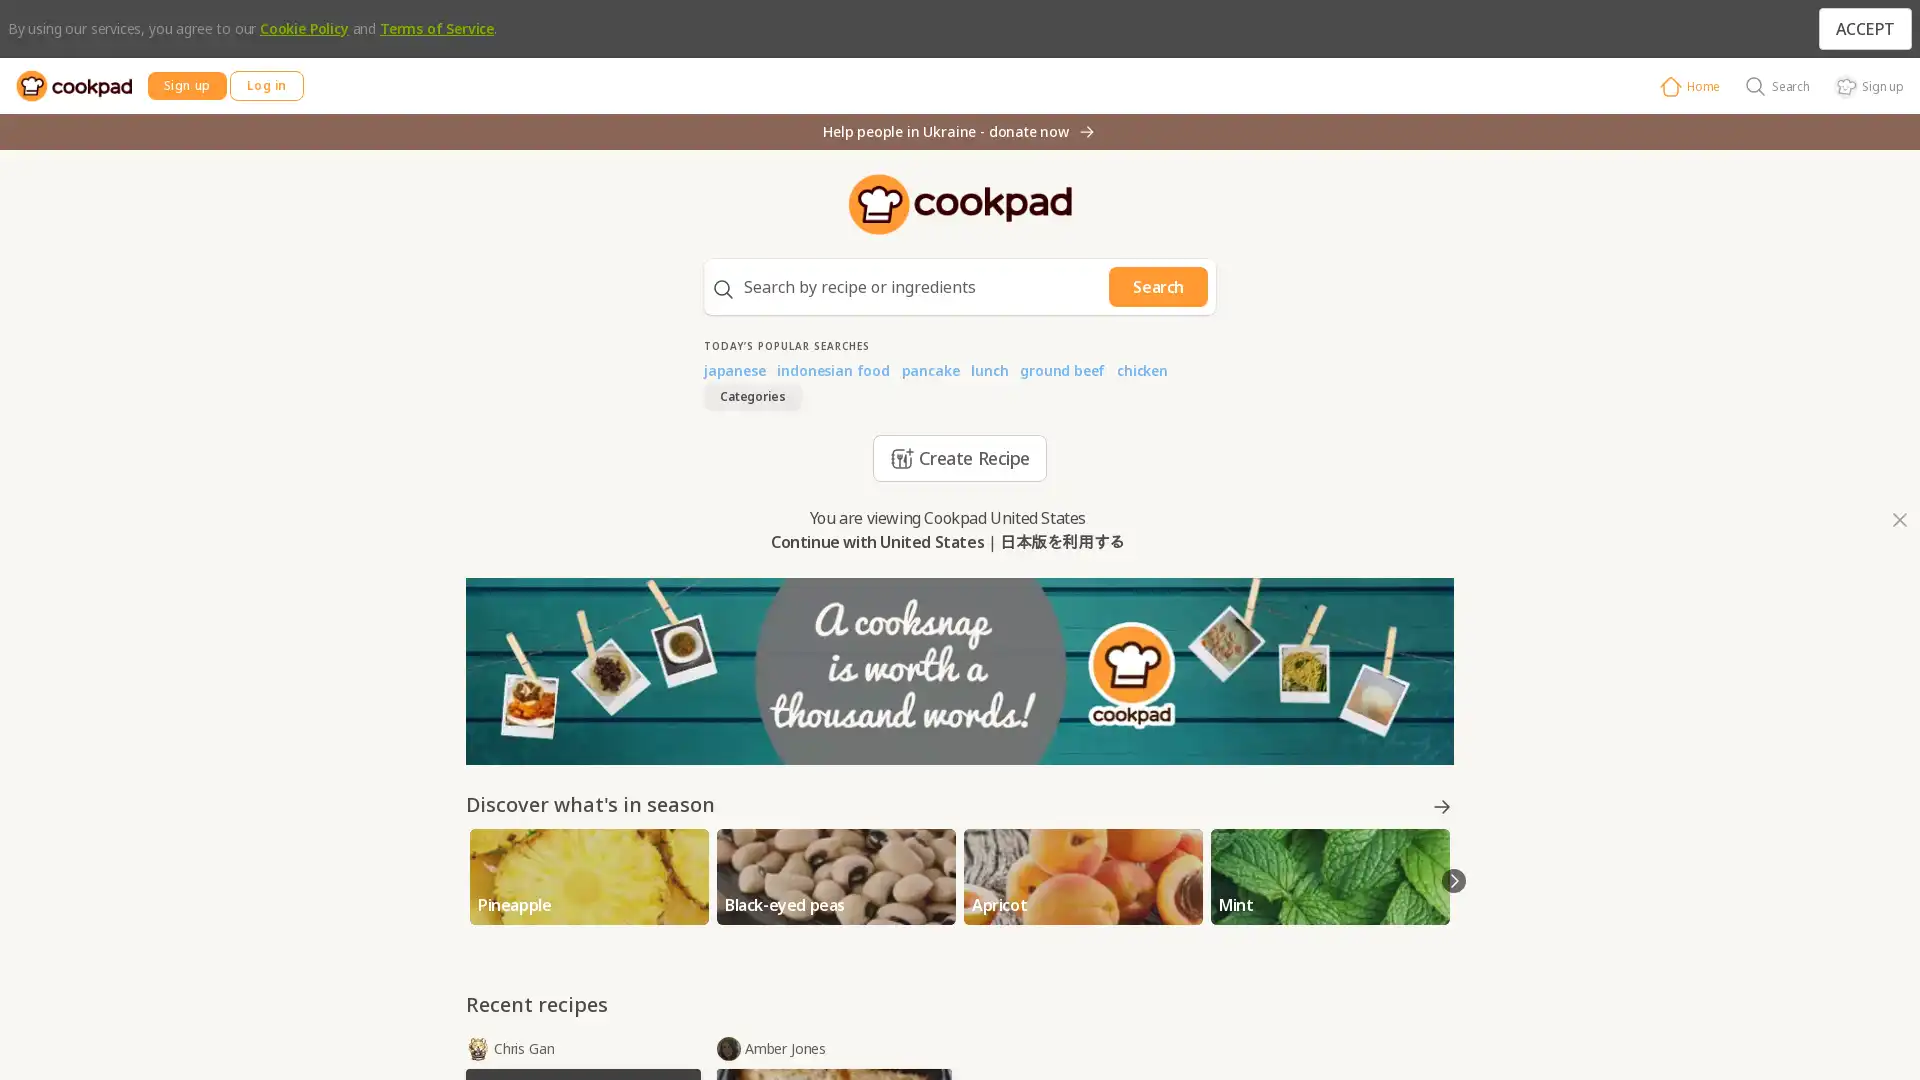 The height and width of the screenshot is (1080, 1920). Describe the element at coordinates (1158, 286) in the screenshot. I see `Search` at that location.